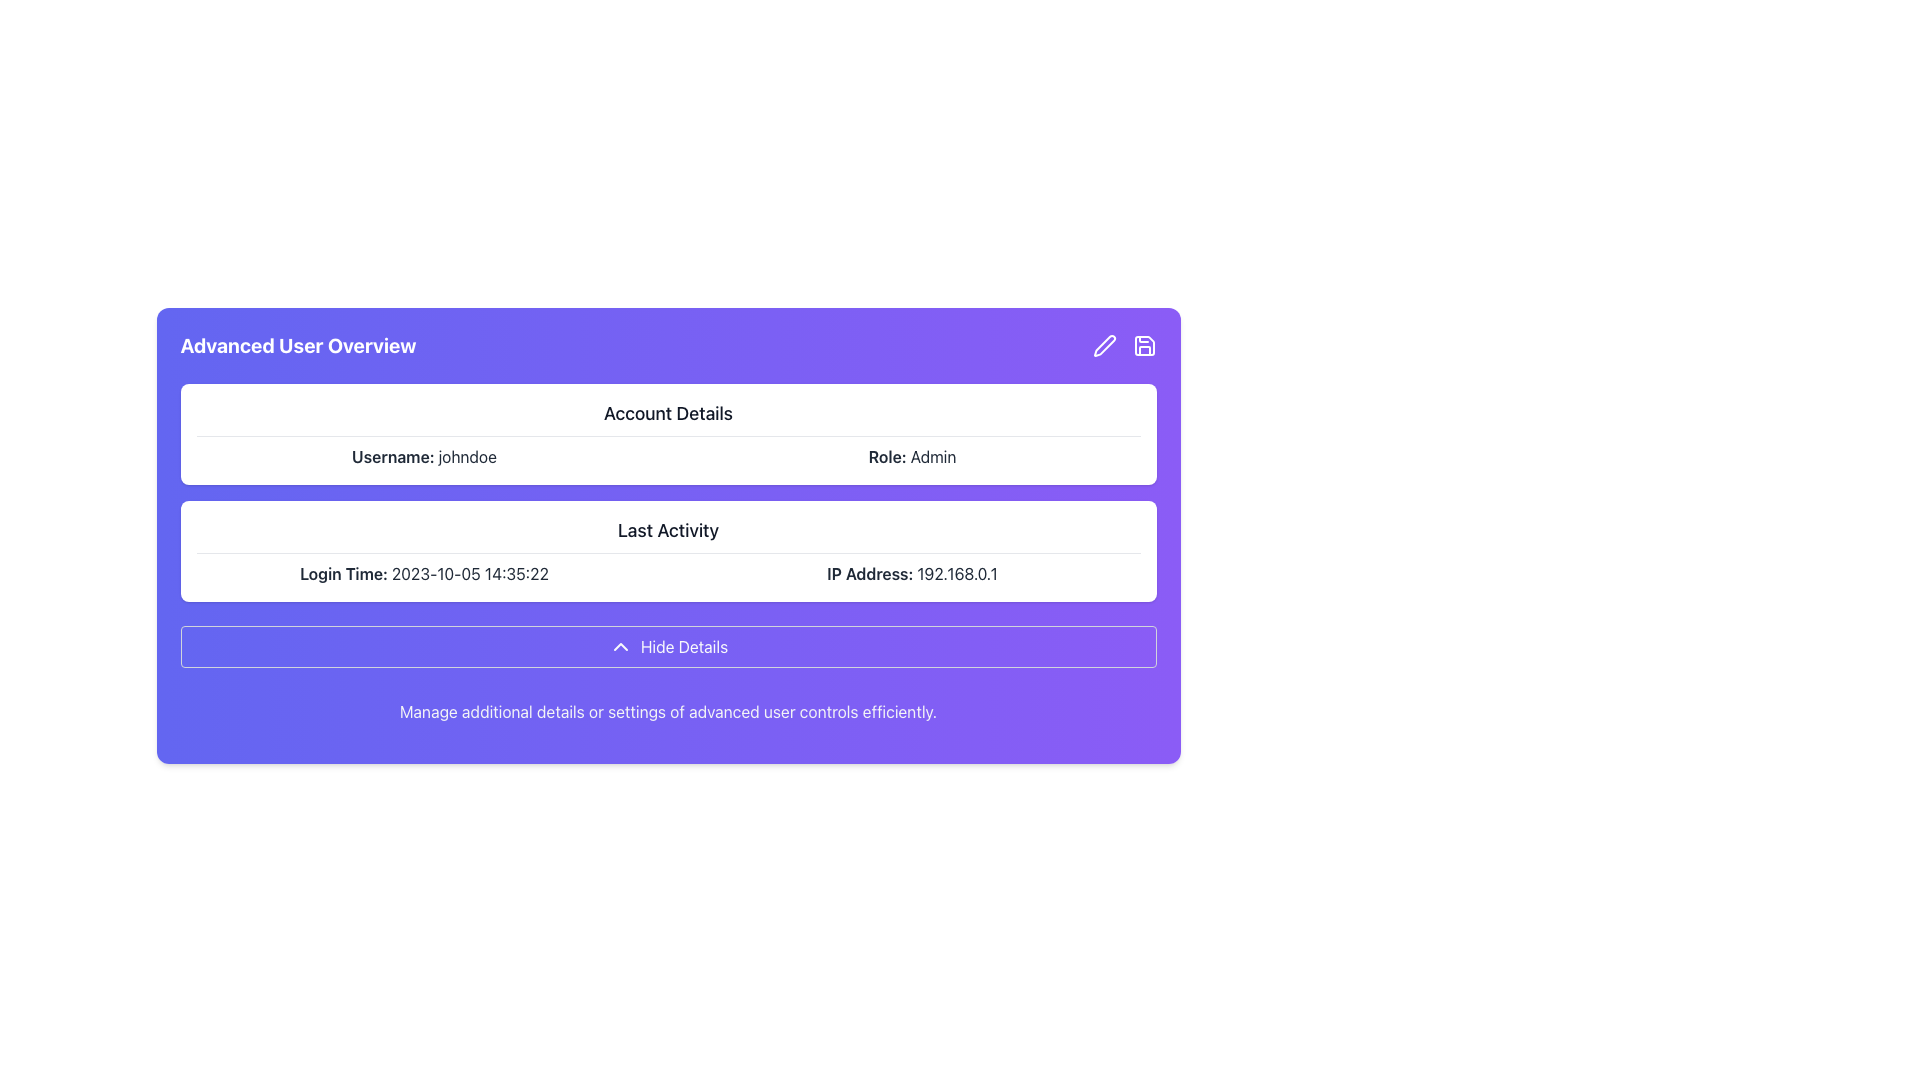 The image size is (1920, 1080). I want to click on the edit icon button located in the top-right corner of the purple card section, so click(1103, 345).